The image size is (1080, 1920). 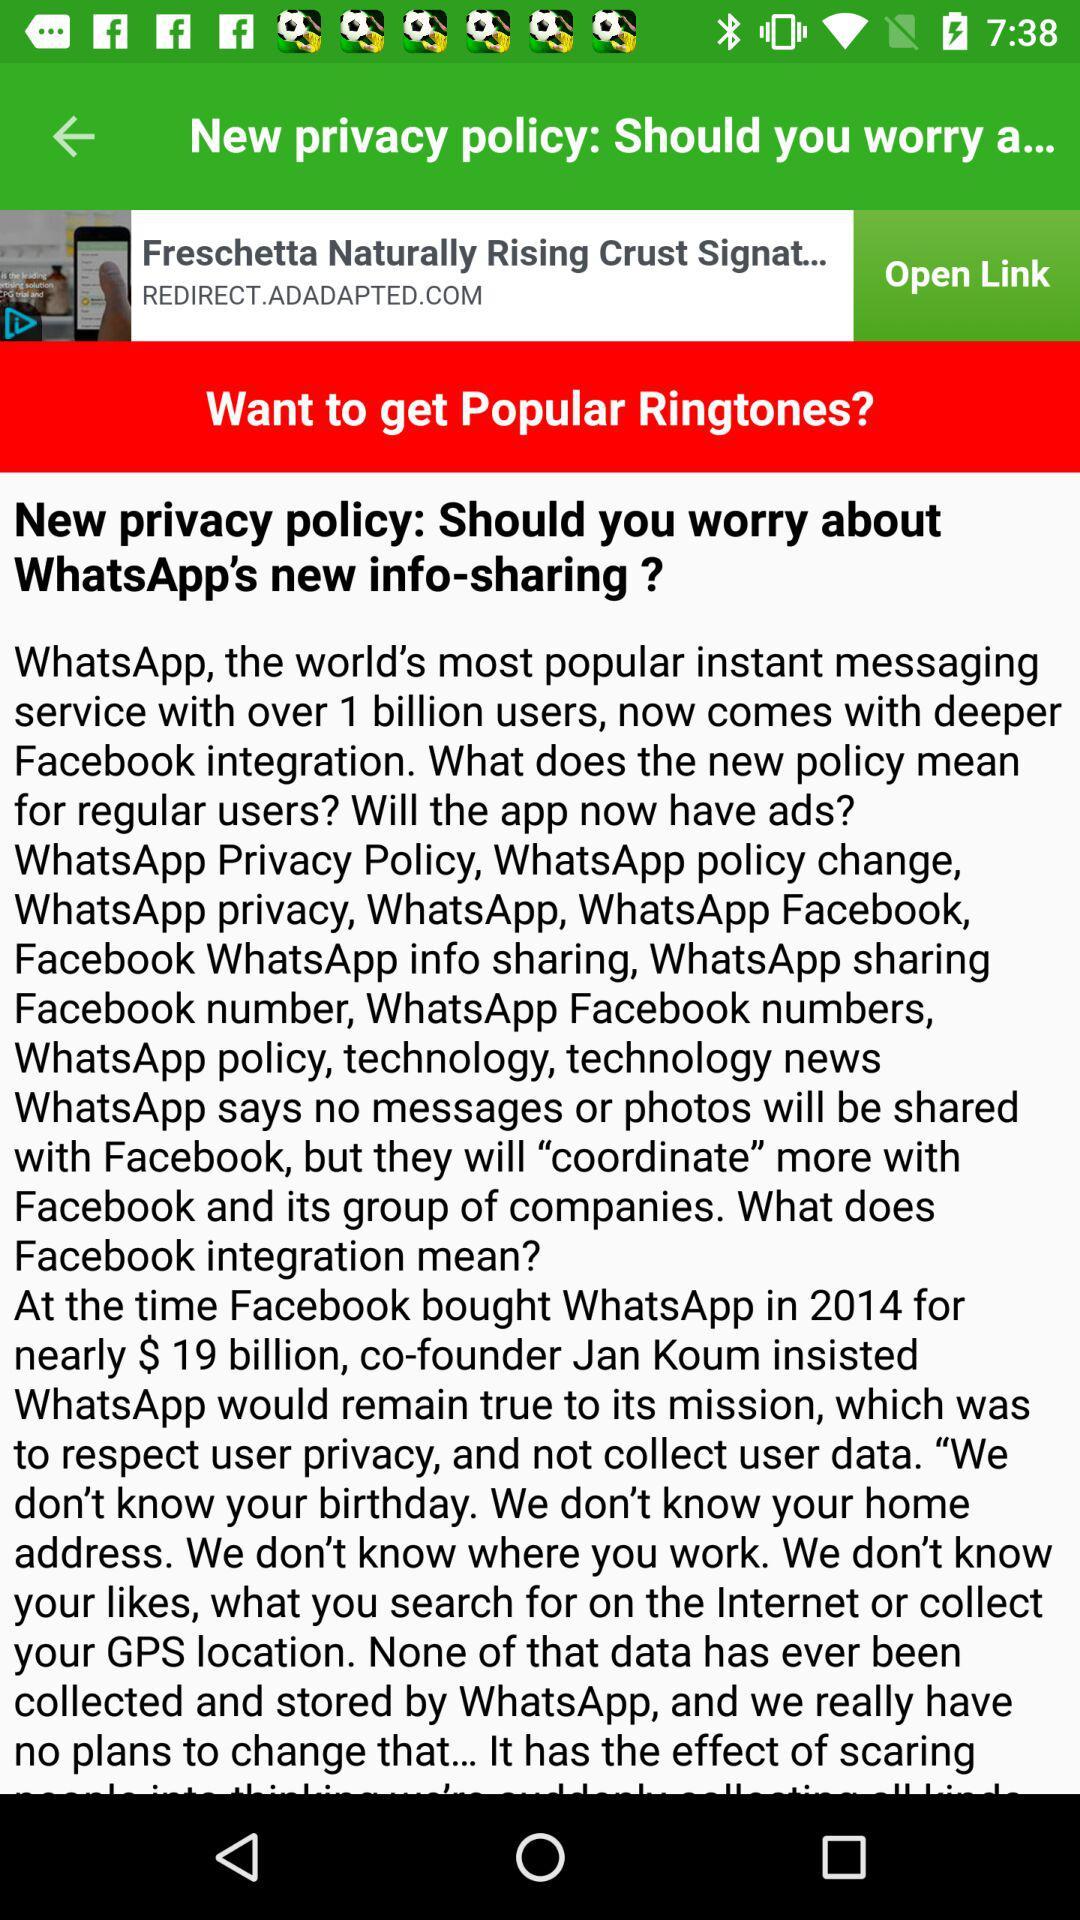 I want to click on want to get item, so click(x=540, y=405).